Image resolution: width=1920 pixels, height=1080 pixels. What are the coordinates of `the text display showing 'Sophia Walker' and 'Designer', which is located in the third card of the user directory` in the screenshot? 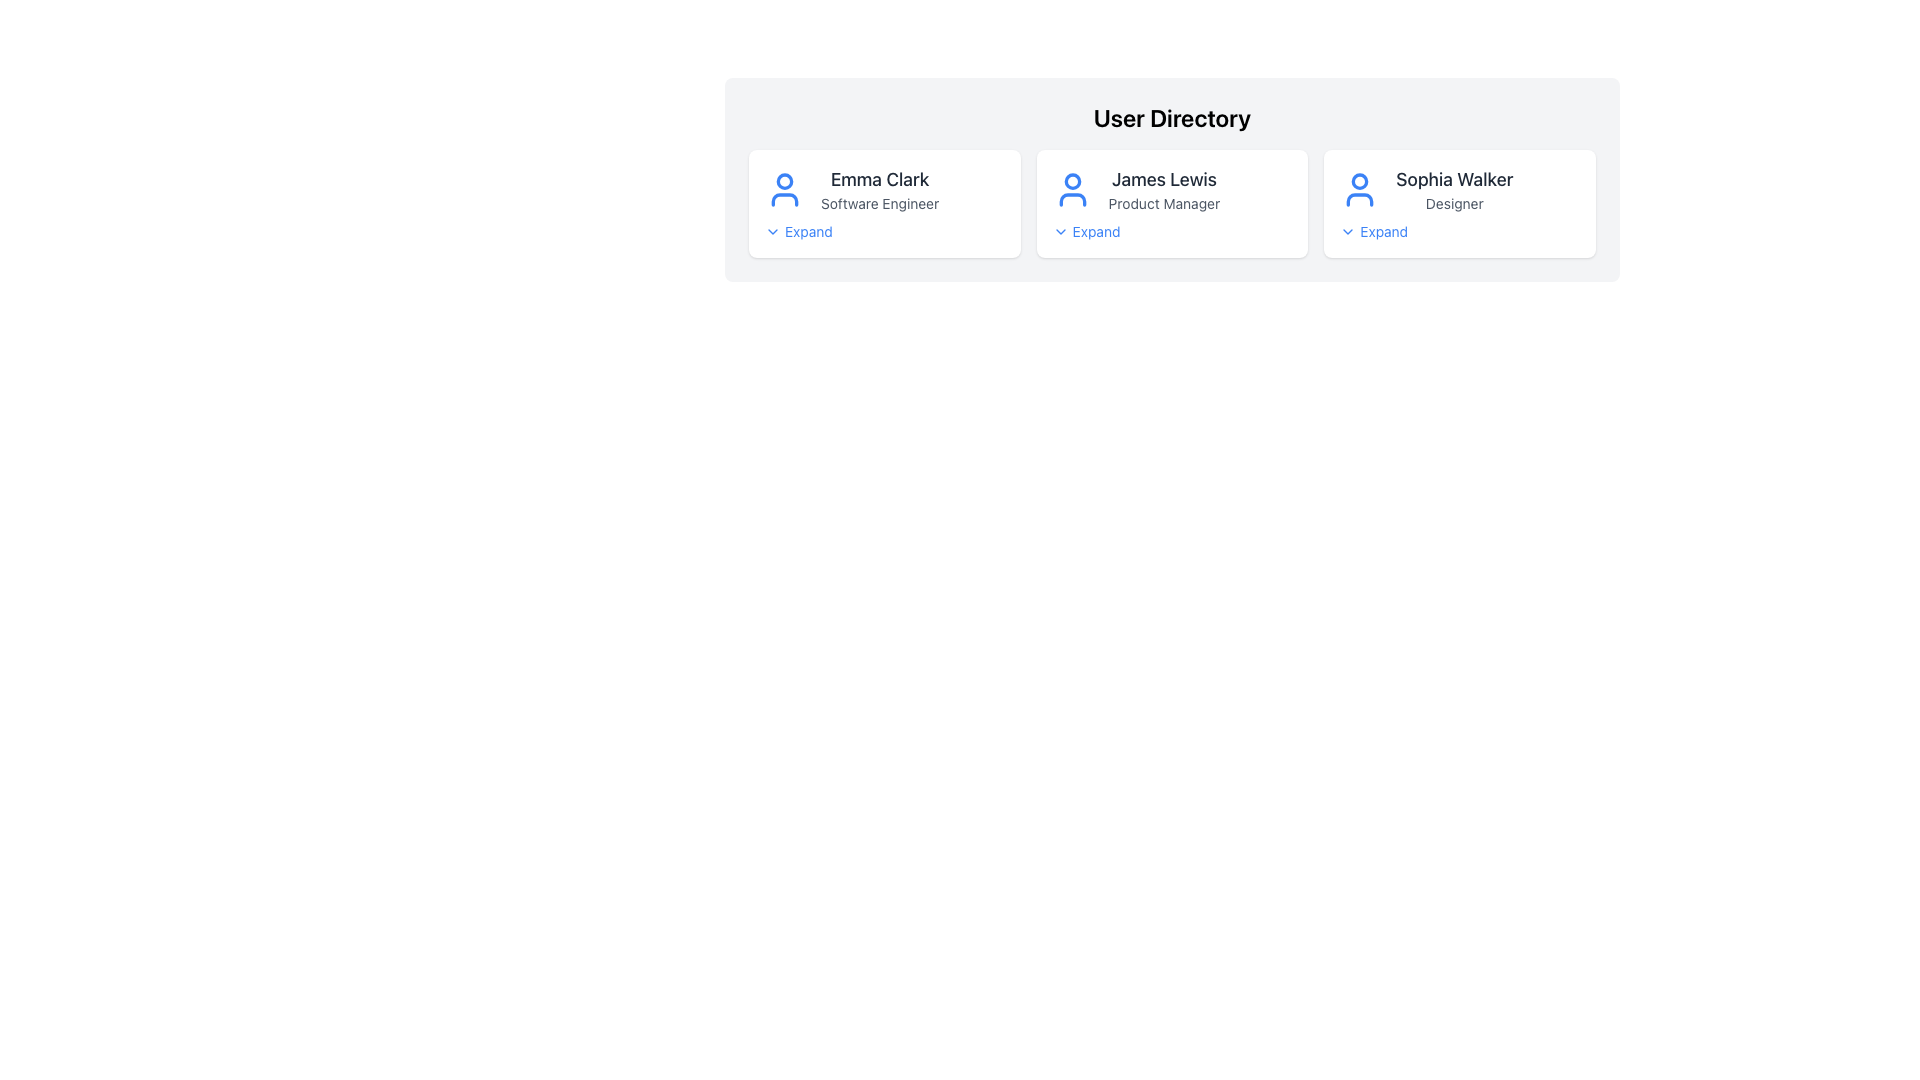 It's located at (1454, 189).